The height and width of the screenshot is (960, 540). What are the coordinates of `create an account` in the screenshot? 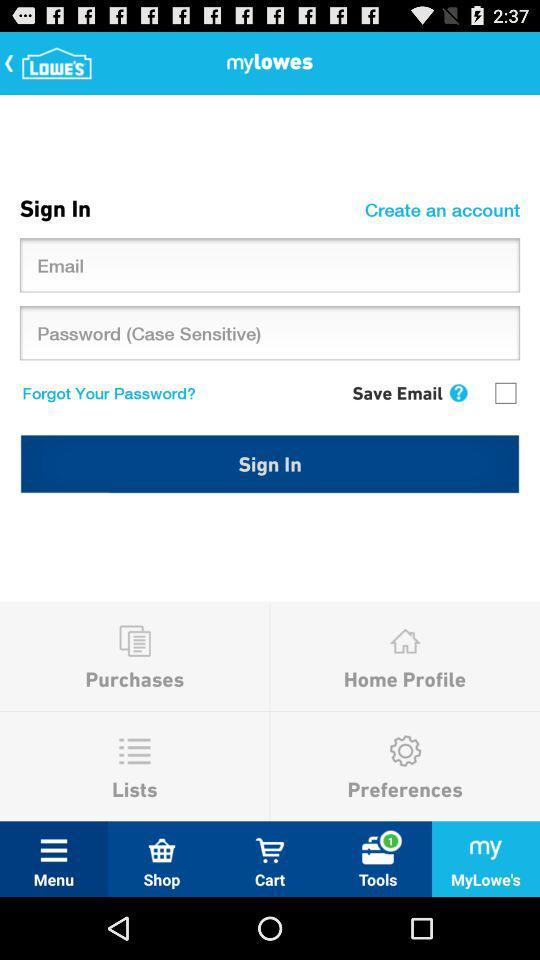 It's located at (445, 209).